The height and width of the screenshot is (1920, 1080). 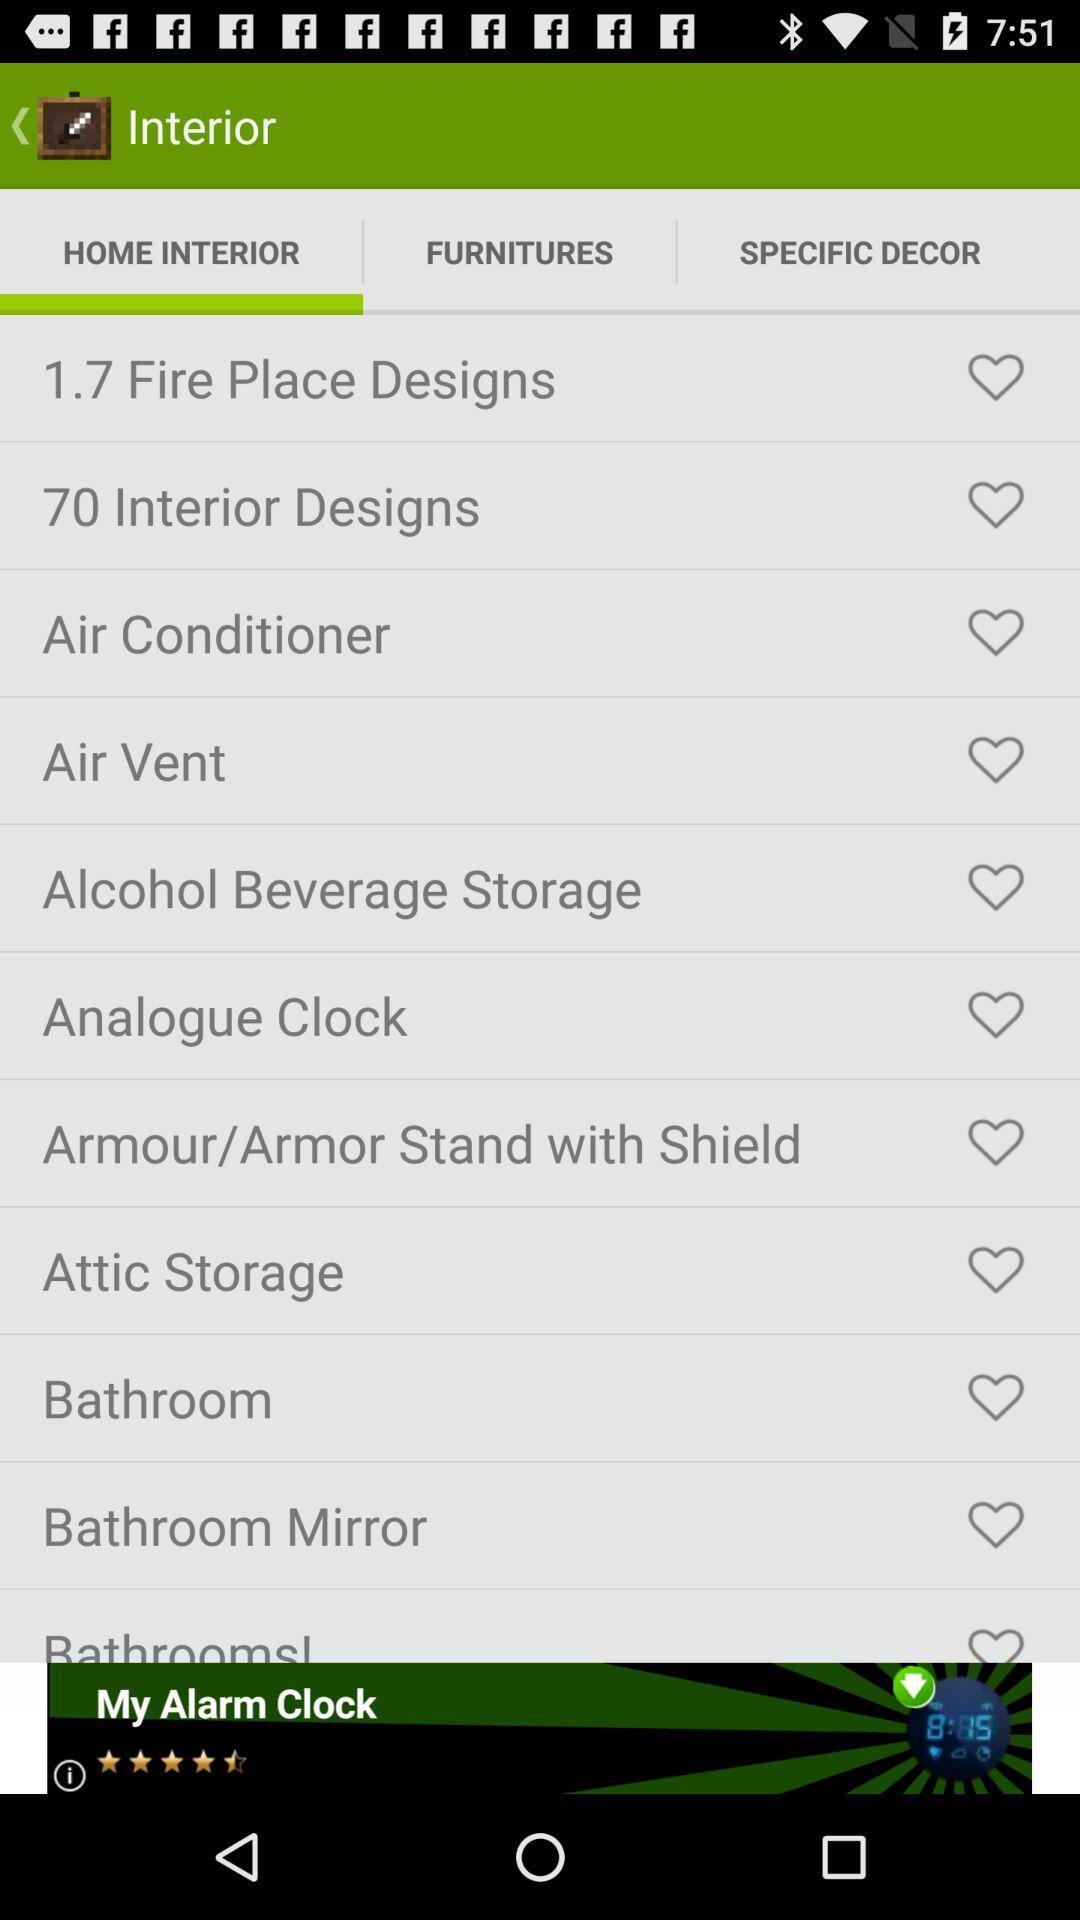 What do you see at coordinates (995, 1636) in the screenshot?
I see `to favorite` at bounding box center [995, 1636].